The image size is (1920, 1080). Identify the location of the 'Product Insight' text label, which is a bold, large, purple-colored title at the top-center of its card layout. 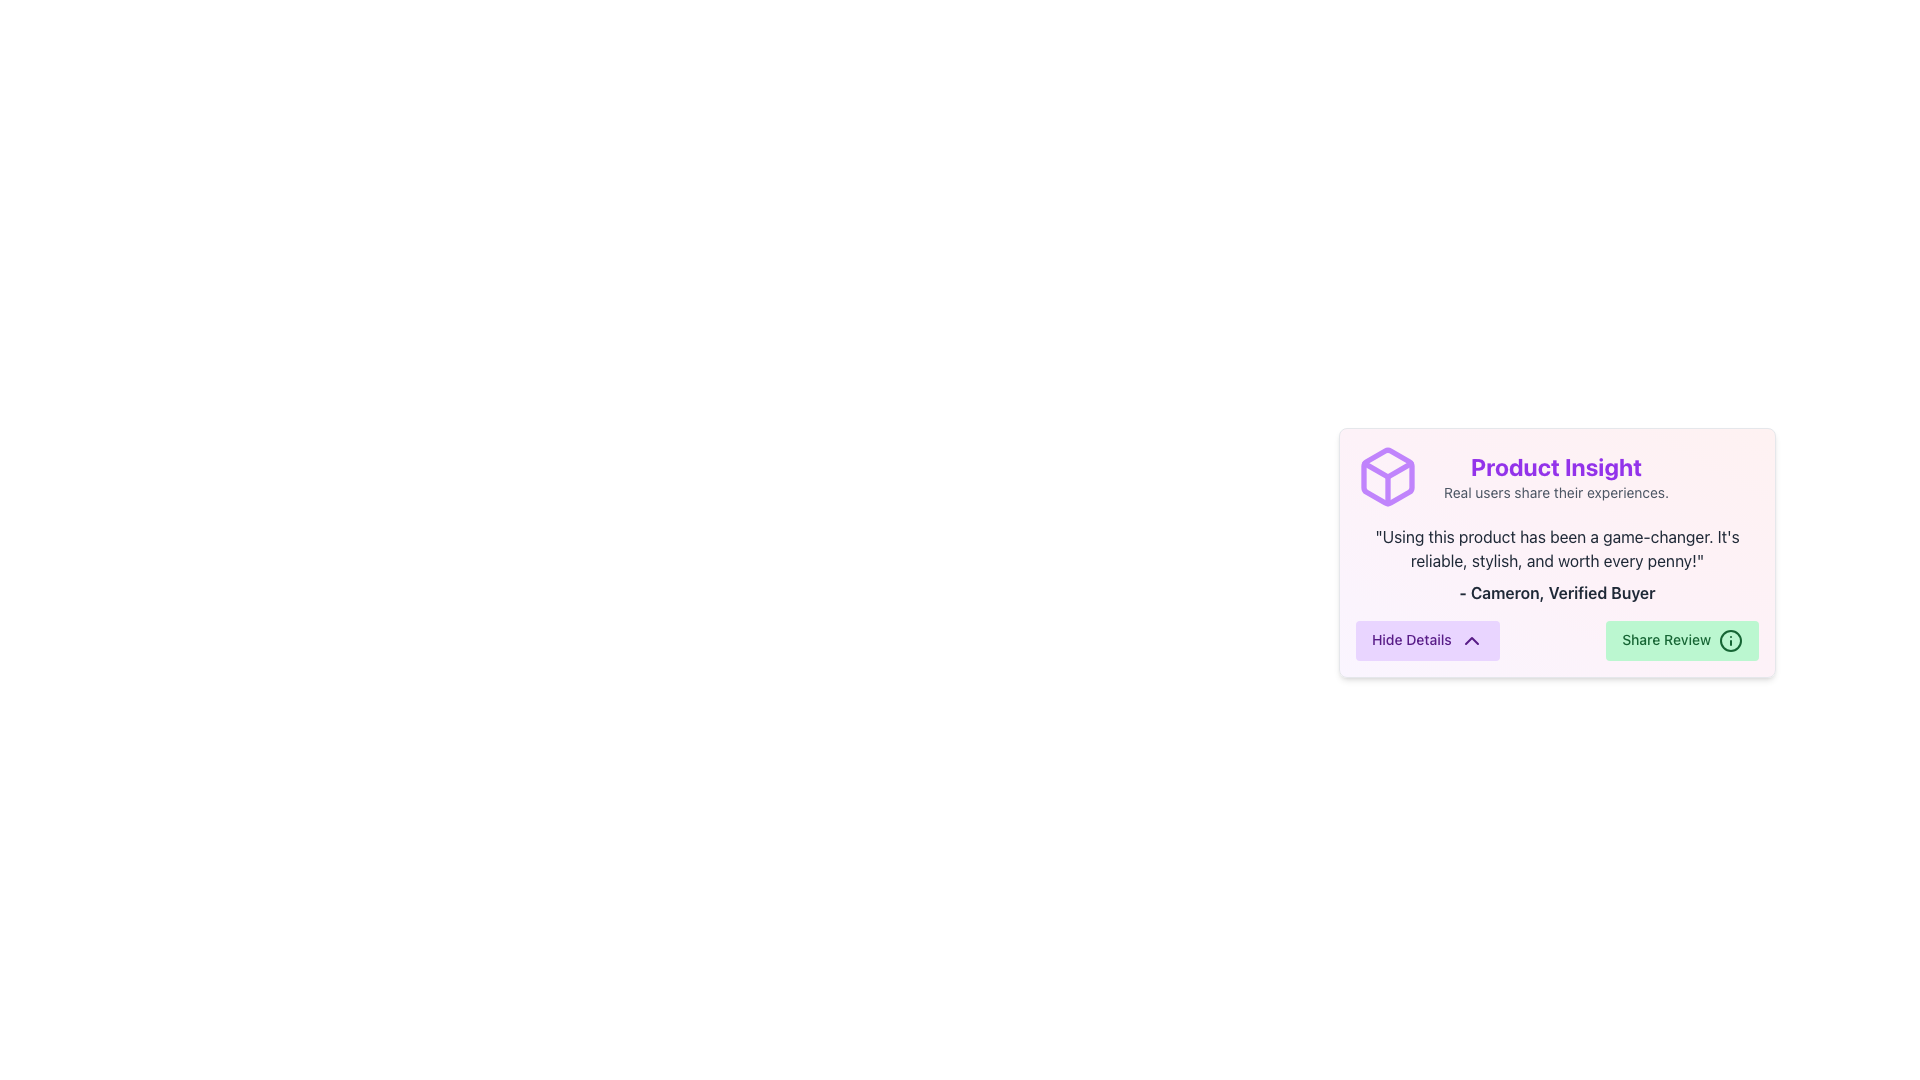
(1555, 466).